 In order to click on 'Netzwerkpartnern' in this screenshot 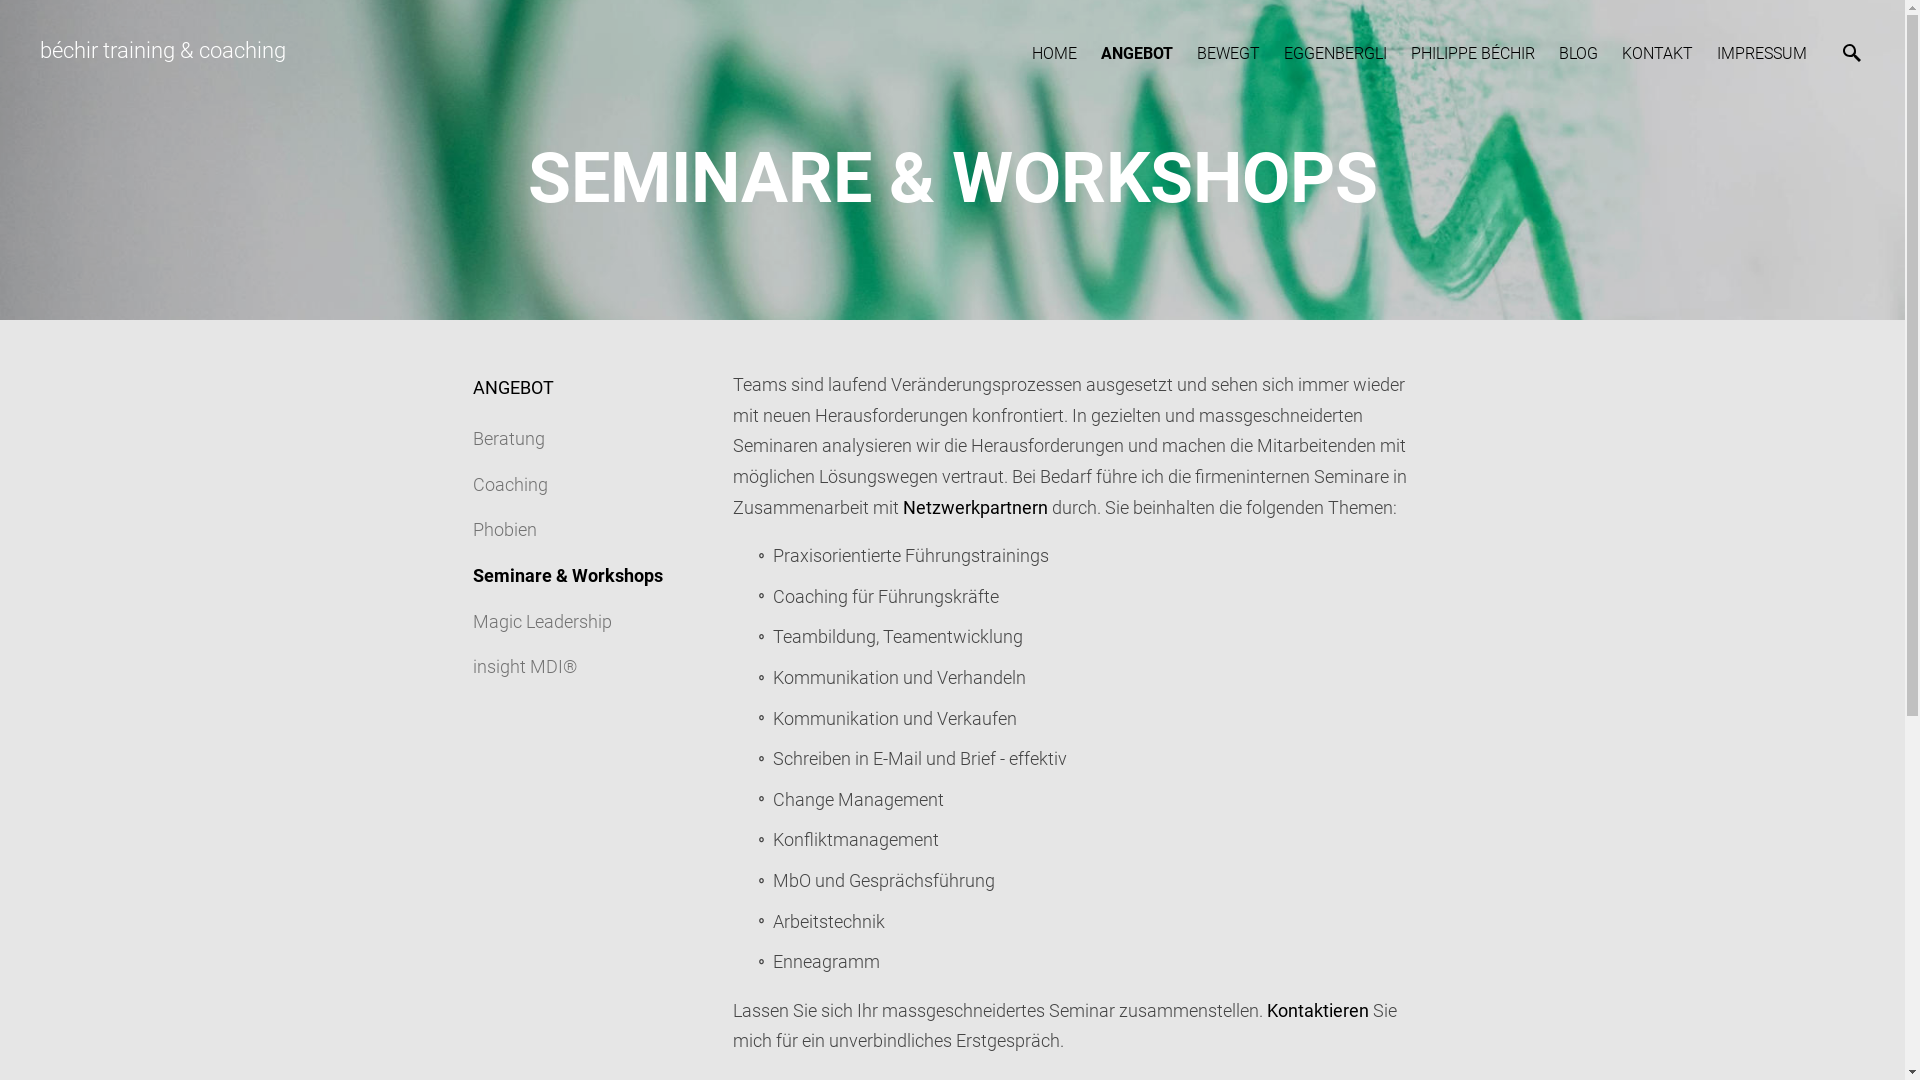, I will do `click(974, 506)`.